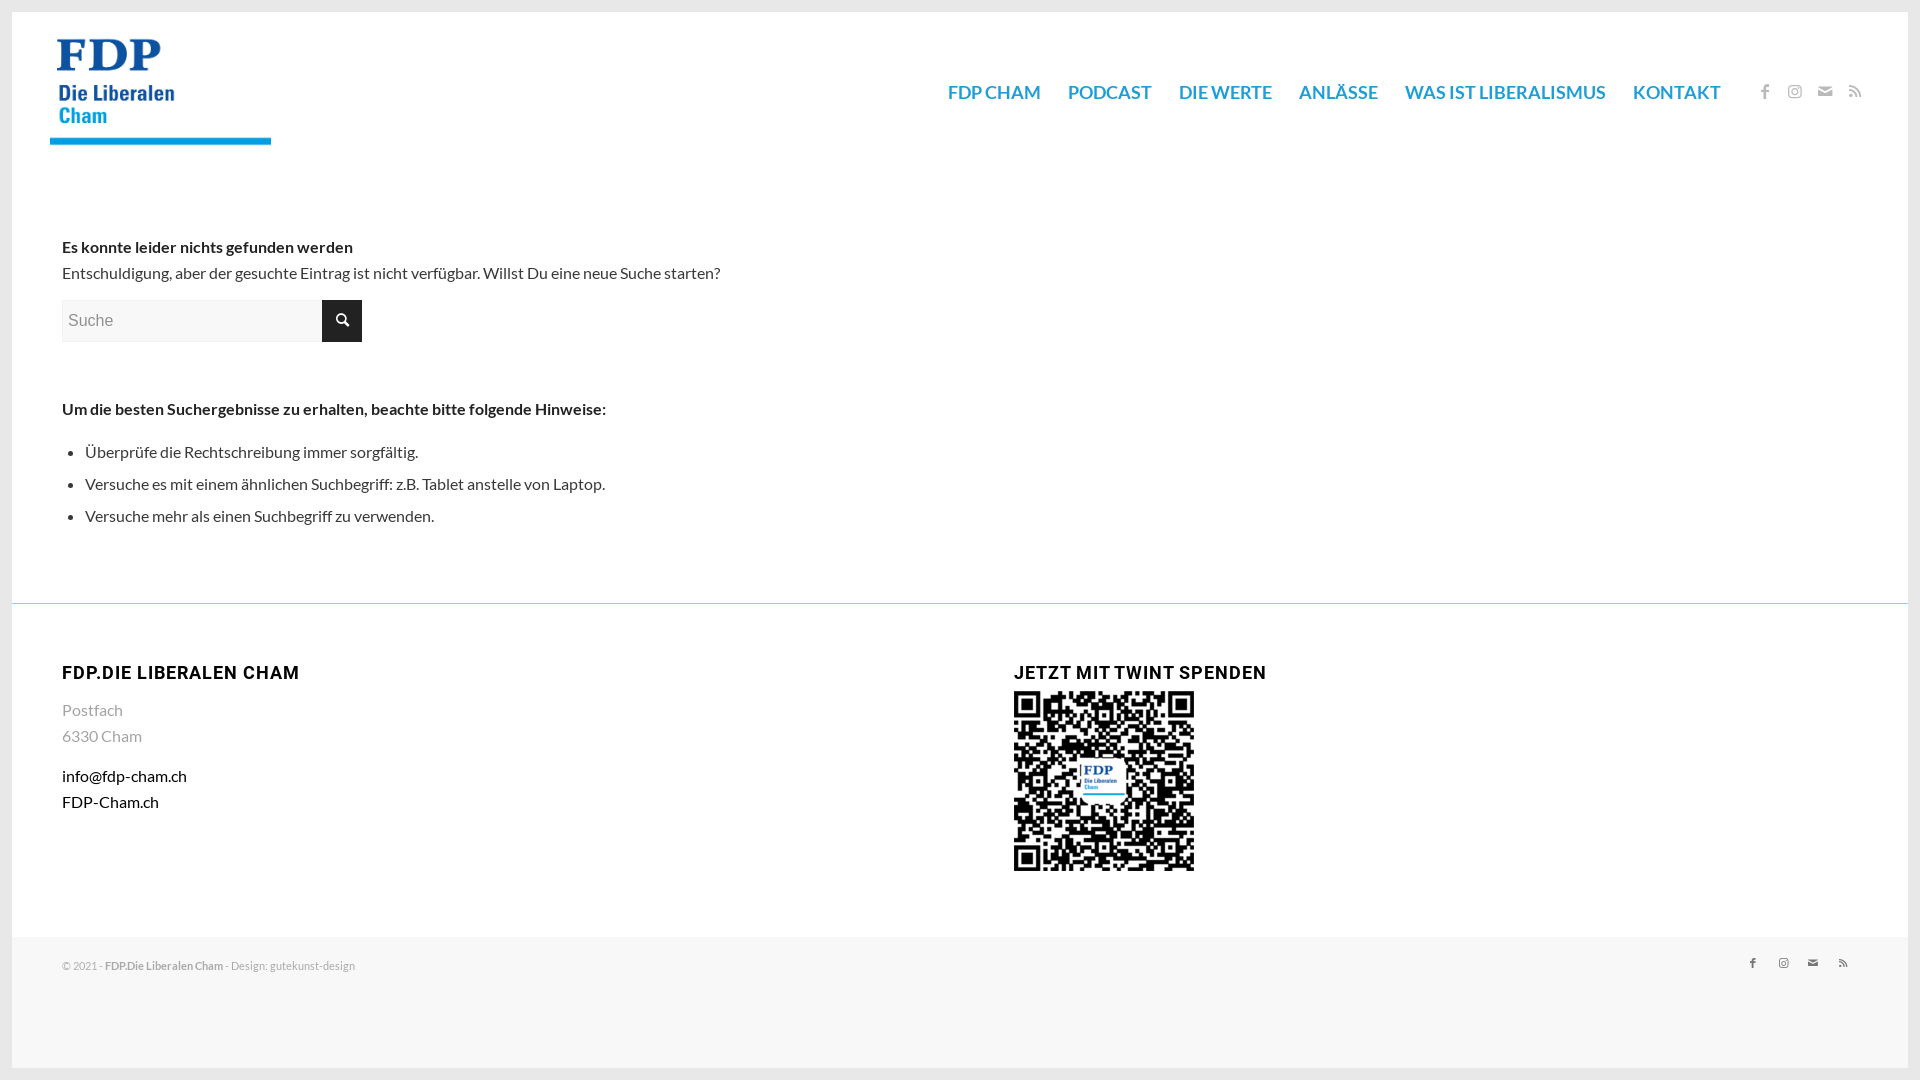 The image size is (1920, 1080). What do you see at coordinates (291, 964) in the screenshot?
I see `'Design: gutekunst-design'` at bounding box center [291, 964].